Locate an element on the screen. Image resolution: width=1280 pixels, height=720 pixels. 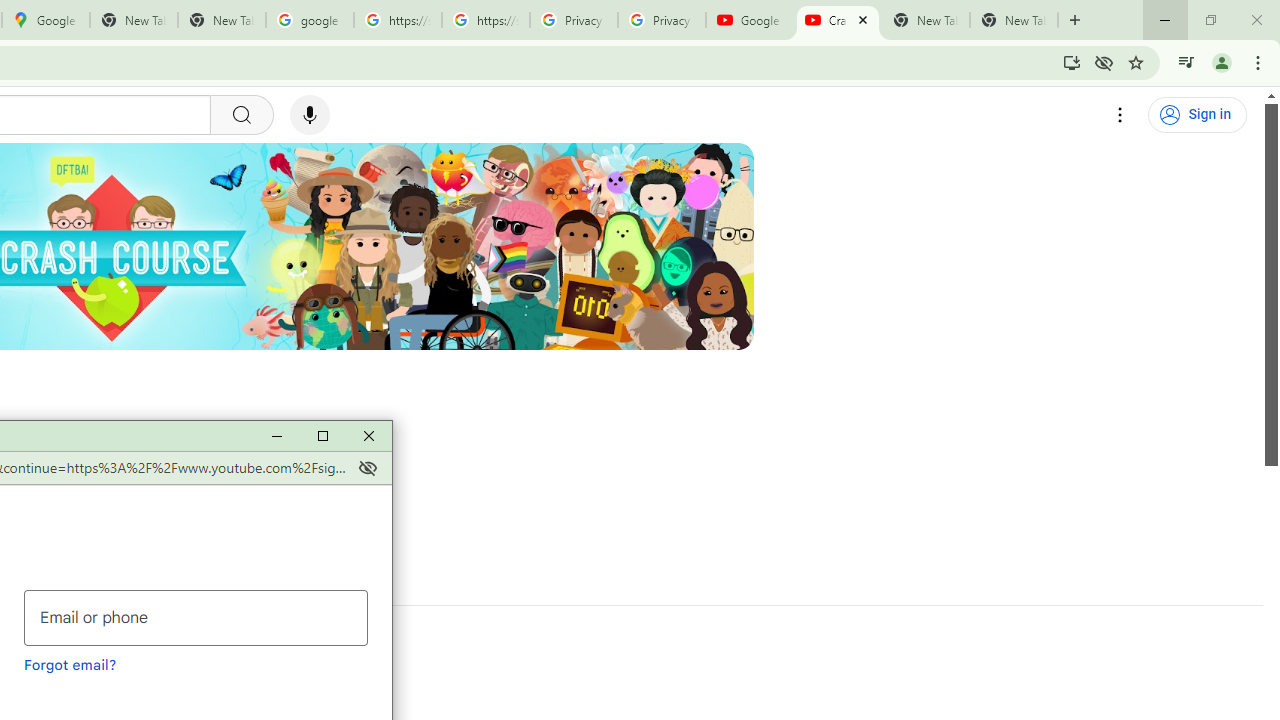
'https://scholar.google.com/' is located at coordinates (485, 20).